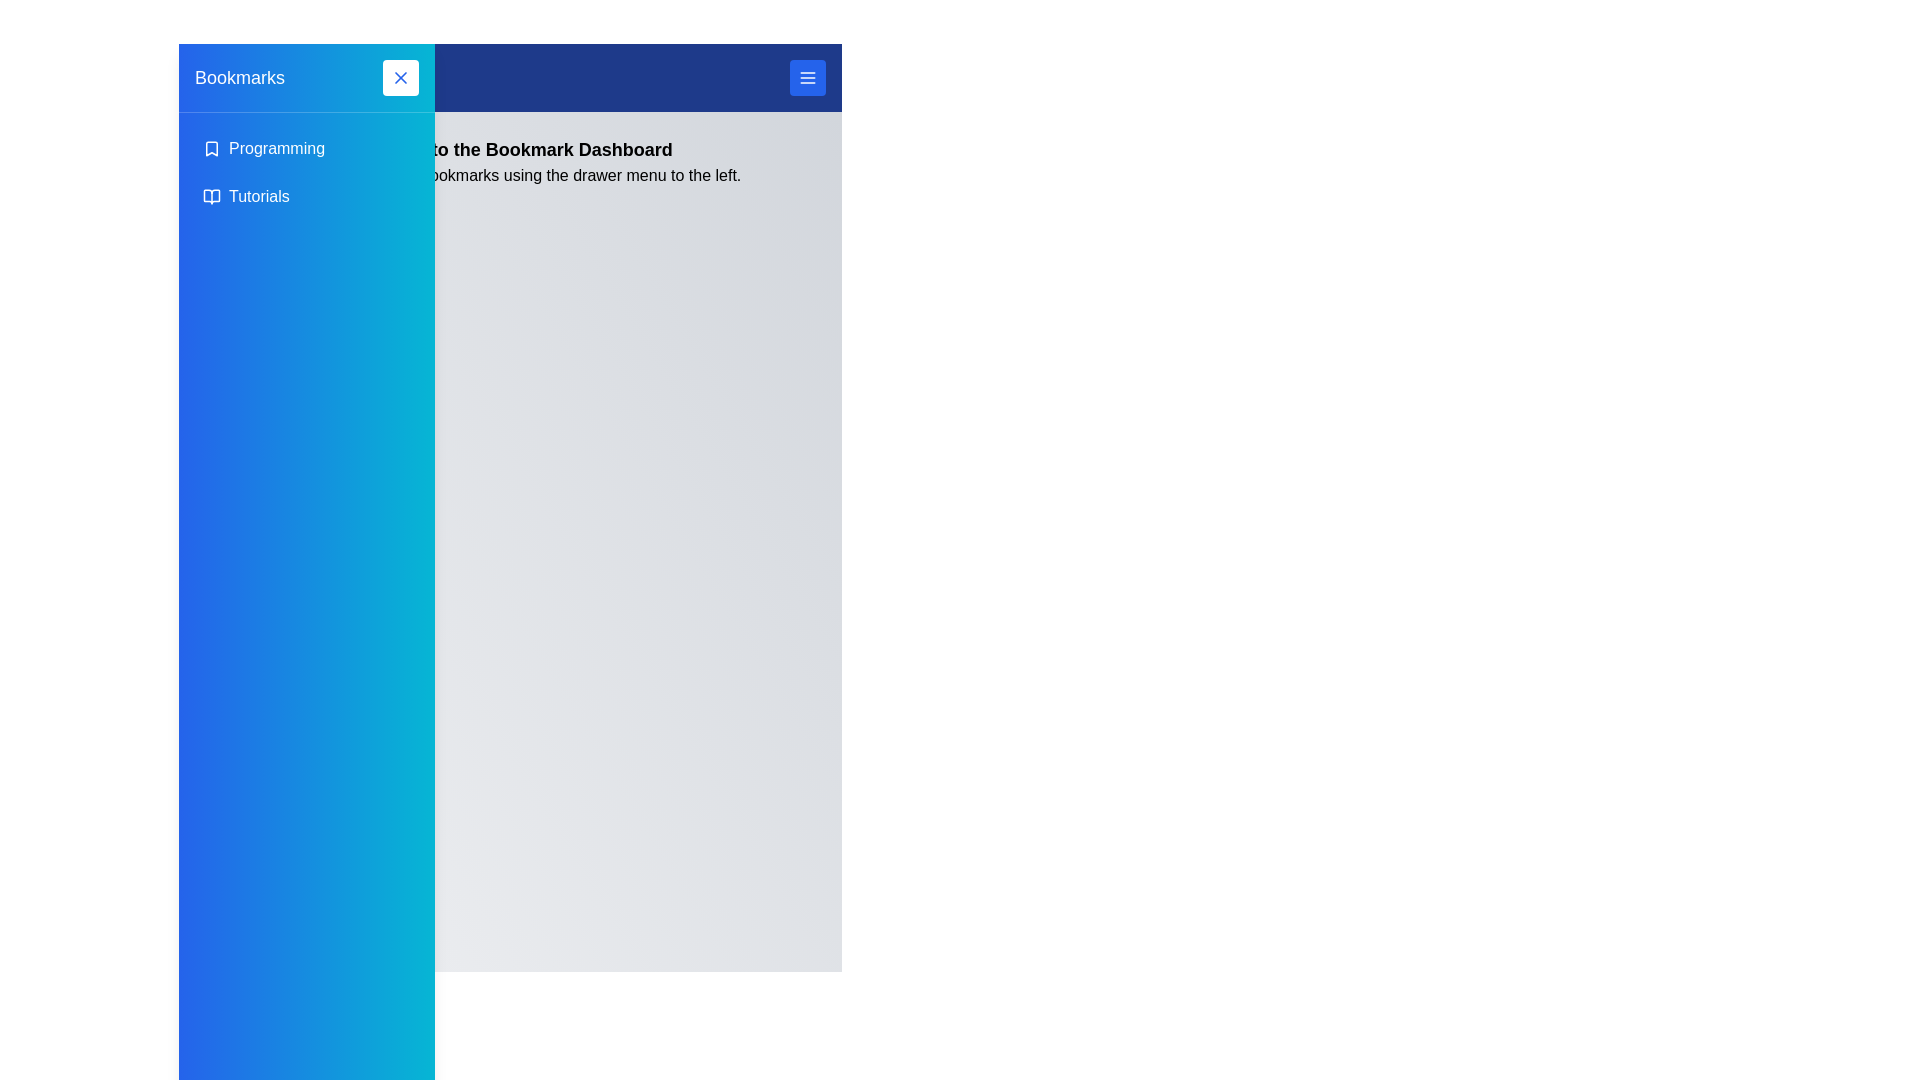  I want to click on the blue rectangular button with rounded corners containing a white hamburger menu icon located at the top-right corner of the blue navigation bar labeled 'Dashboard', so click(807, 76).